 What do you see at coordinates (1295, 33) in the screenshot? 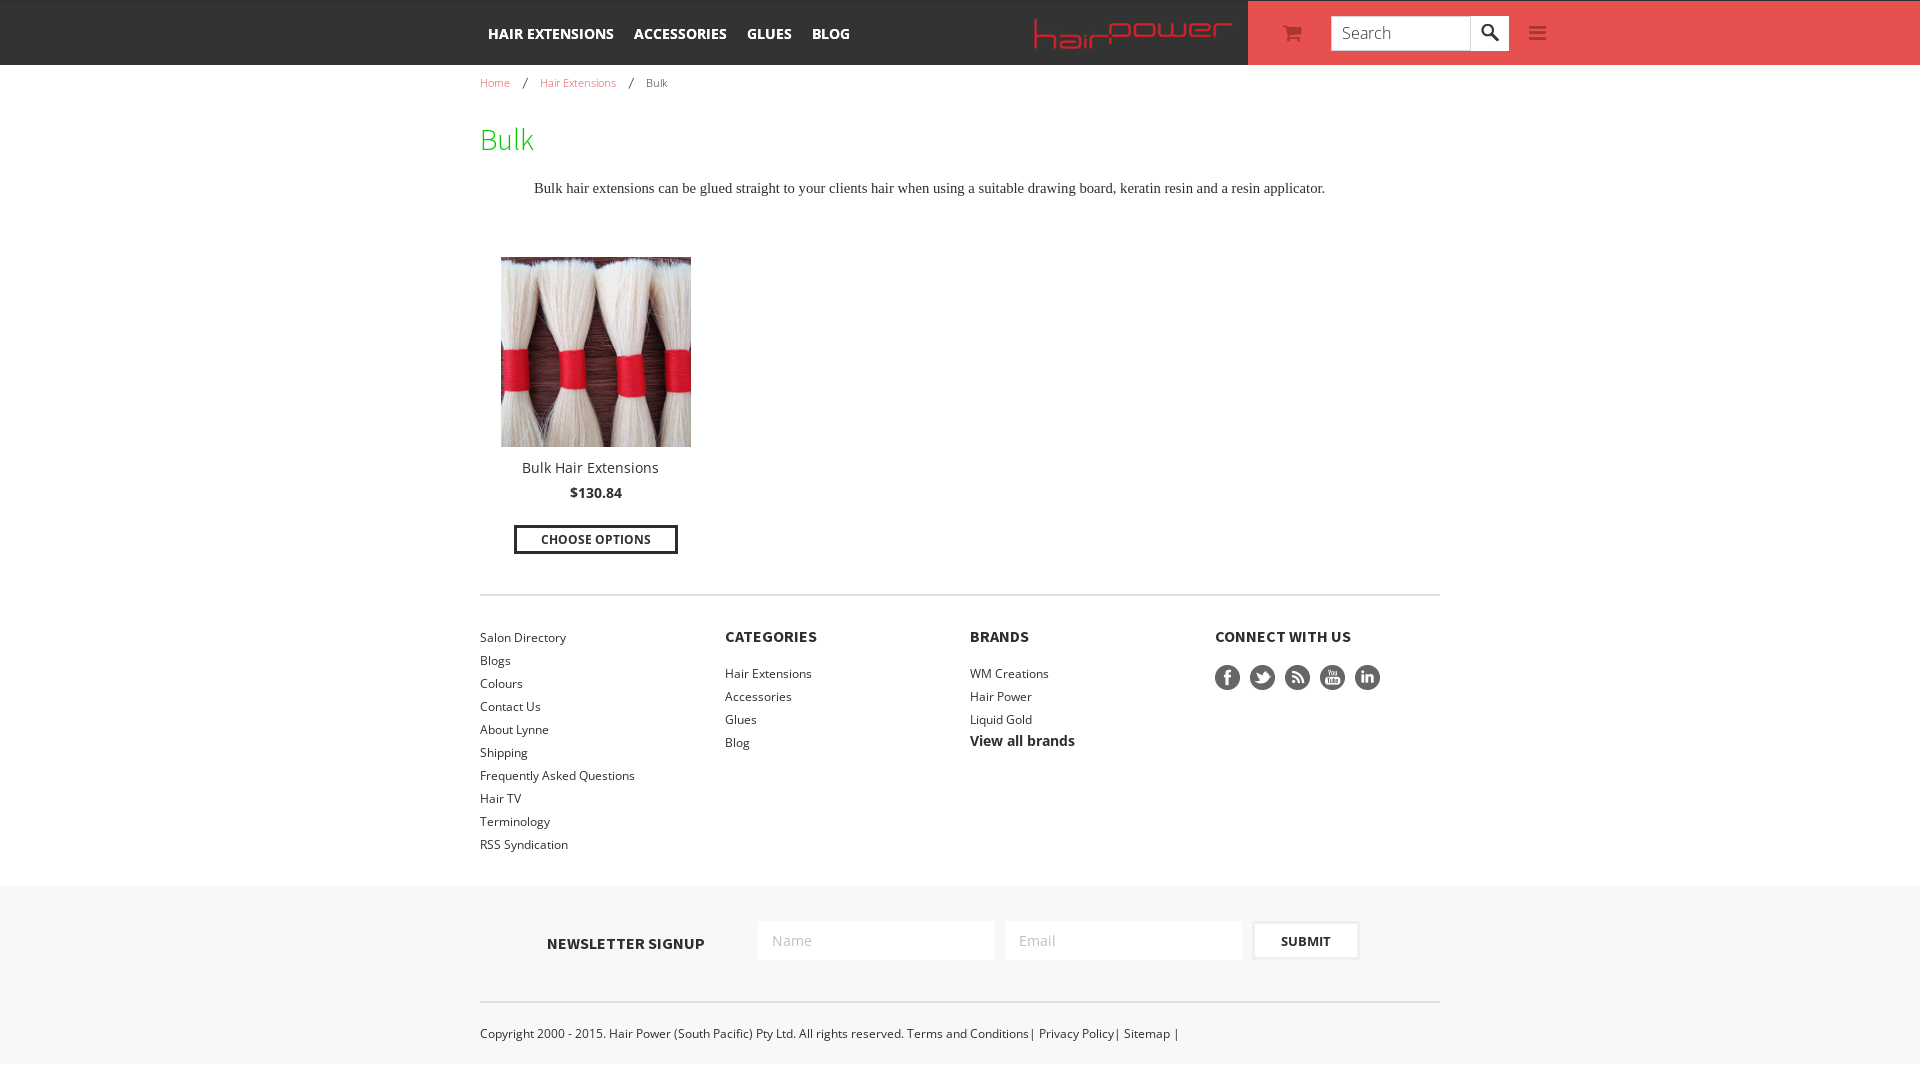
I see `'View Cart'` at bounding box center [1295, 33].